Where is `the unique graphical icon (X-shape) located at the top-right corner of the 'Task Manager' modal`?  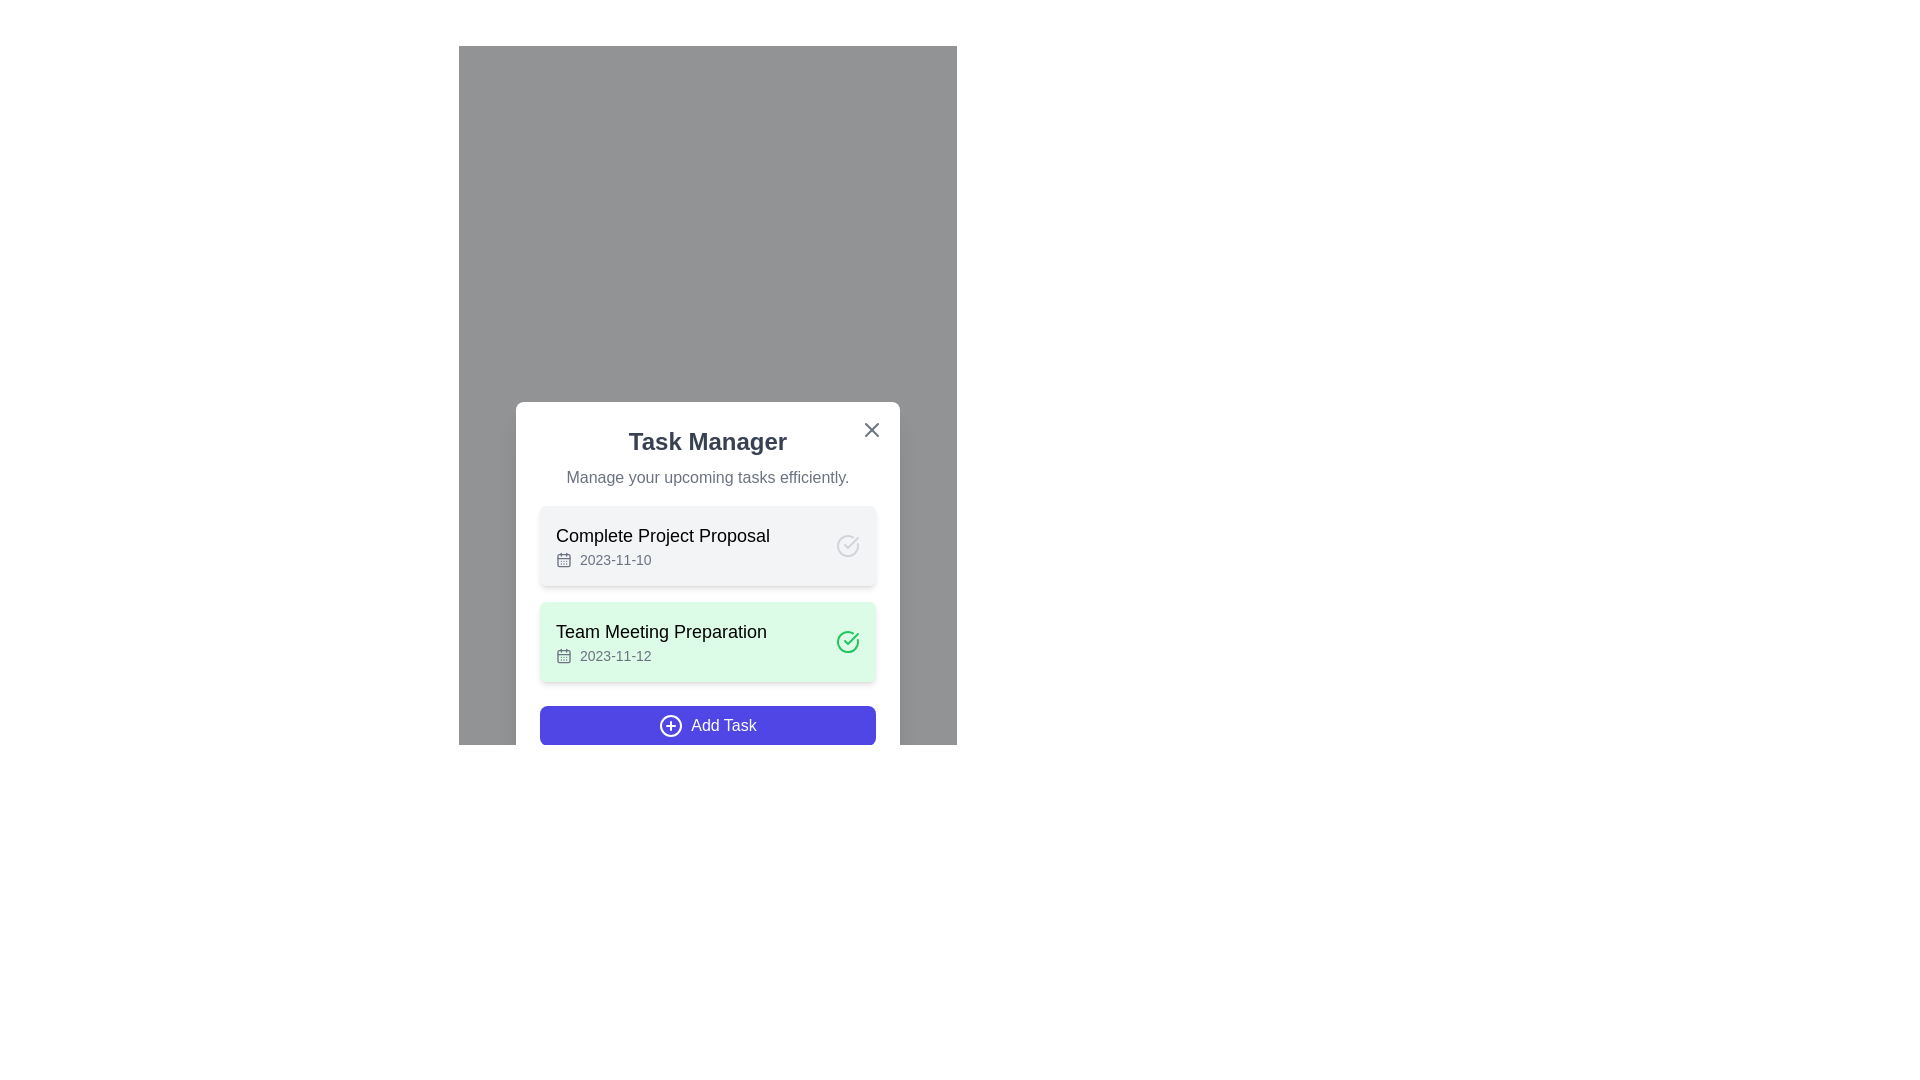 the unique graphical icon (X-shape) located at the top-right corner of the 'Task Manager' modal is located at coordinates (872, 428).